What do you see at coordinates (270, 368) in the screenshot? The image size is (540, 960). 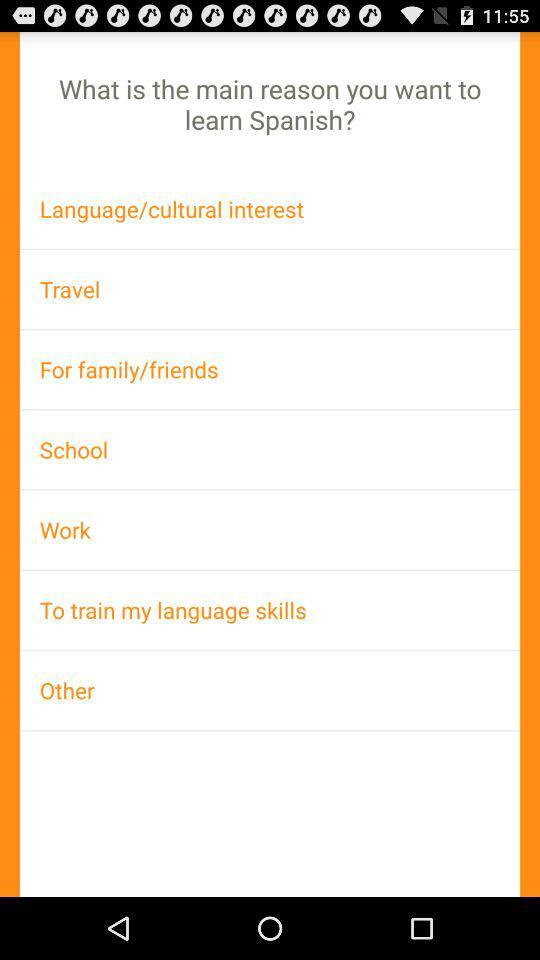 I see `icon below the travel icon` at bounding box center [270, 368].